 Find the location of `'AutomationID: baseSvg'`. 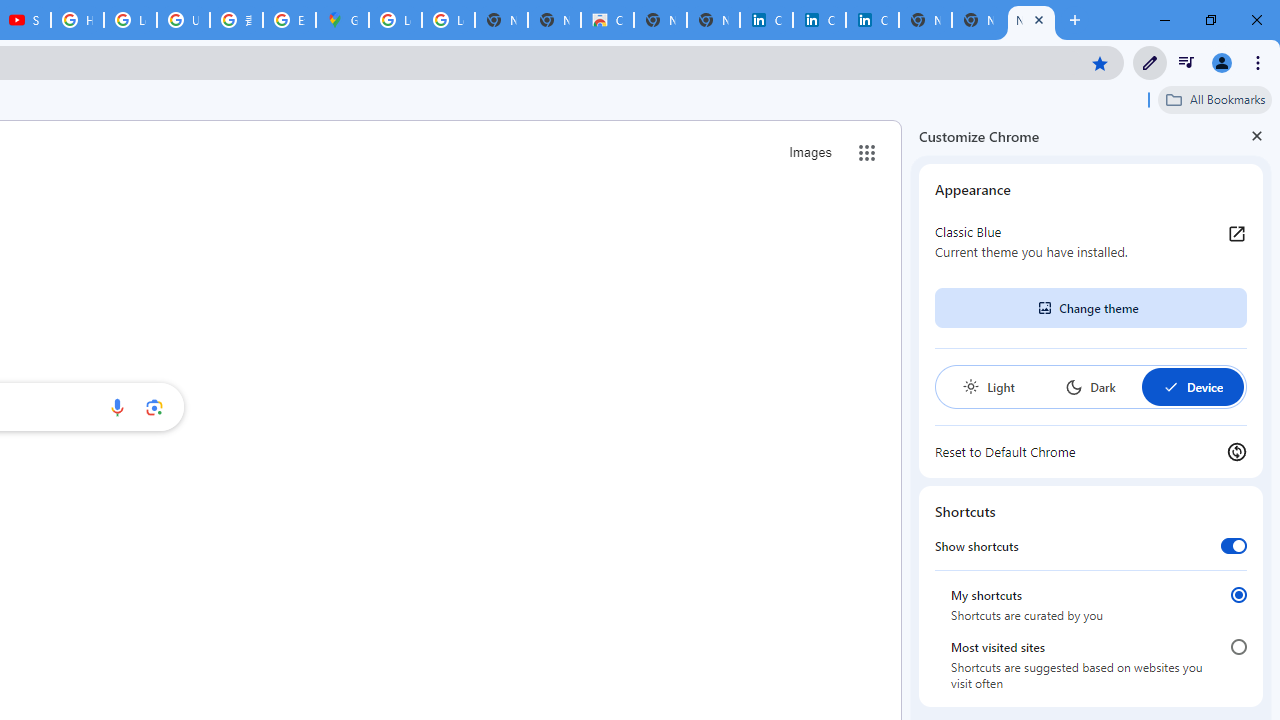

'AutomationID: baseSvg' is located at coordinates (1170, 387).